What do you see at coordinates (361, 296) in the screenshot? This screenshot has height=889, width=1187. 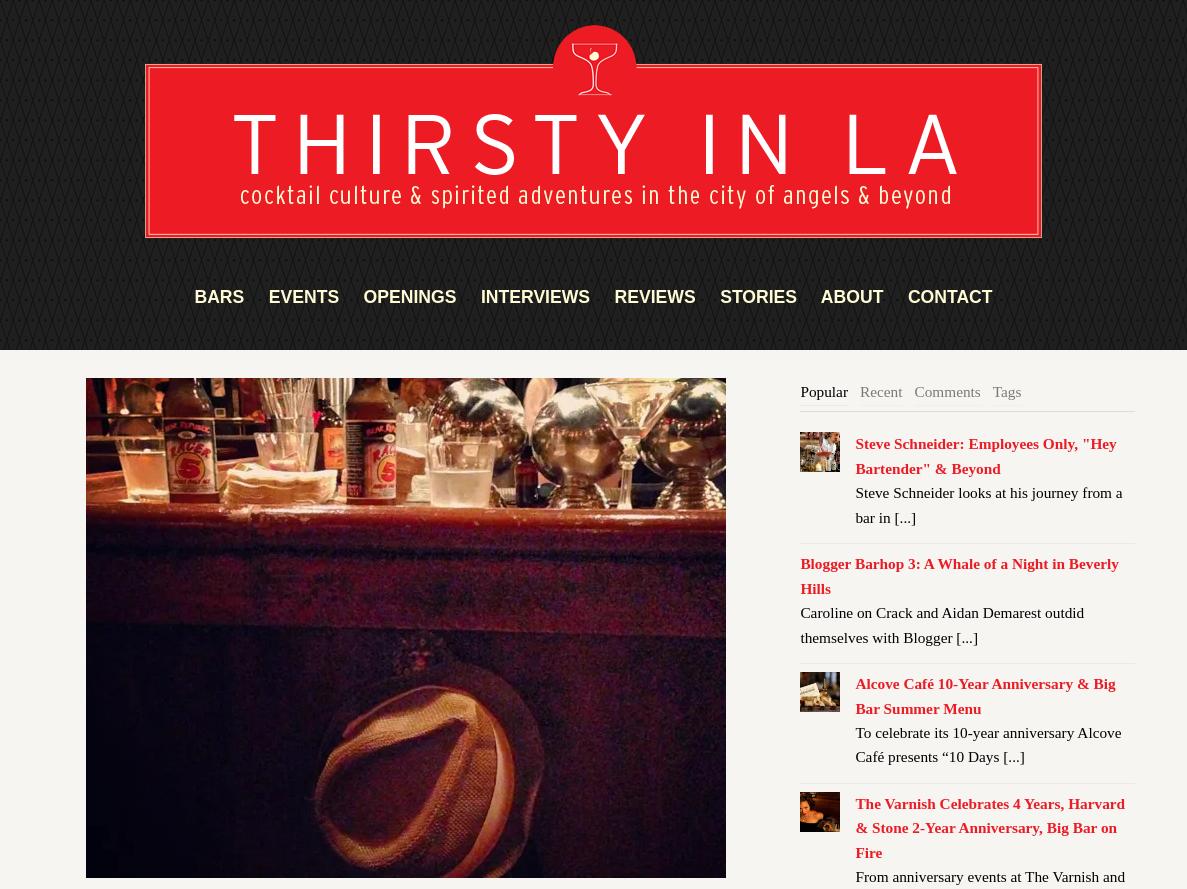 I see `'OPENINGS'` at bounding box center [361, 296].